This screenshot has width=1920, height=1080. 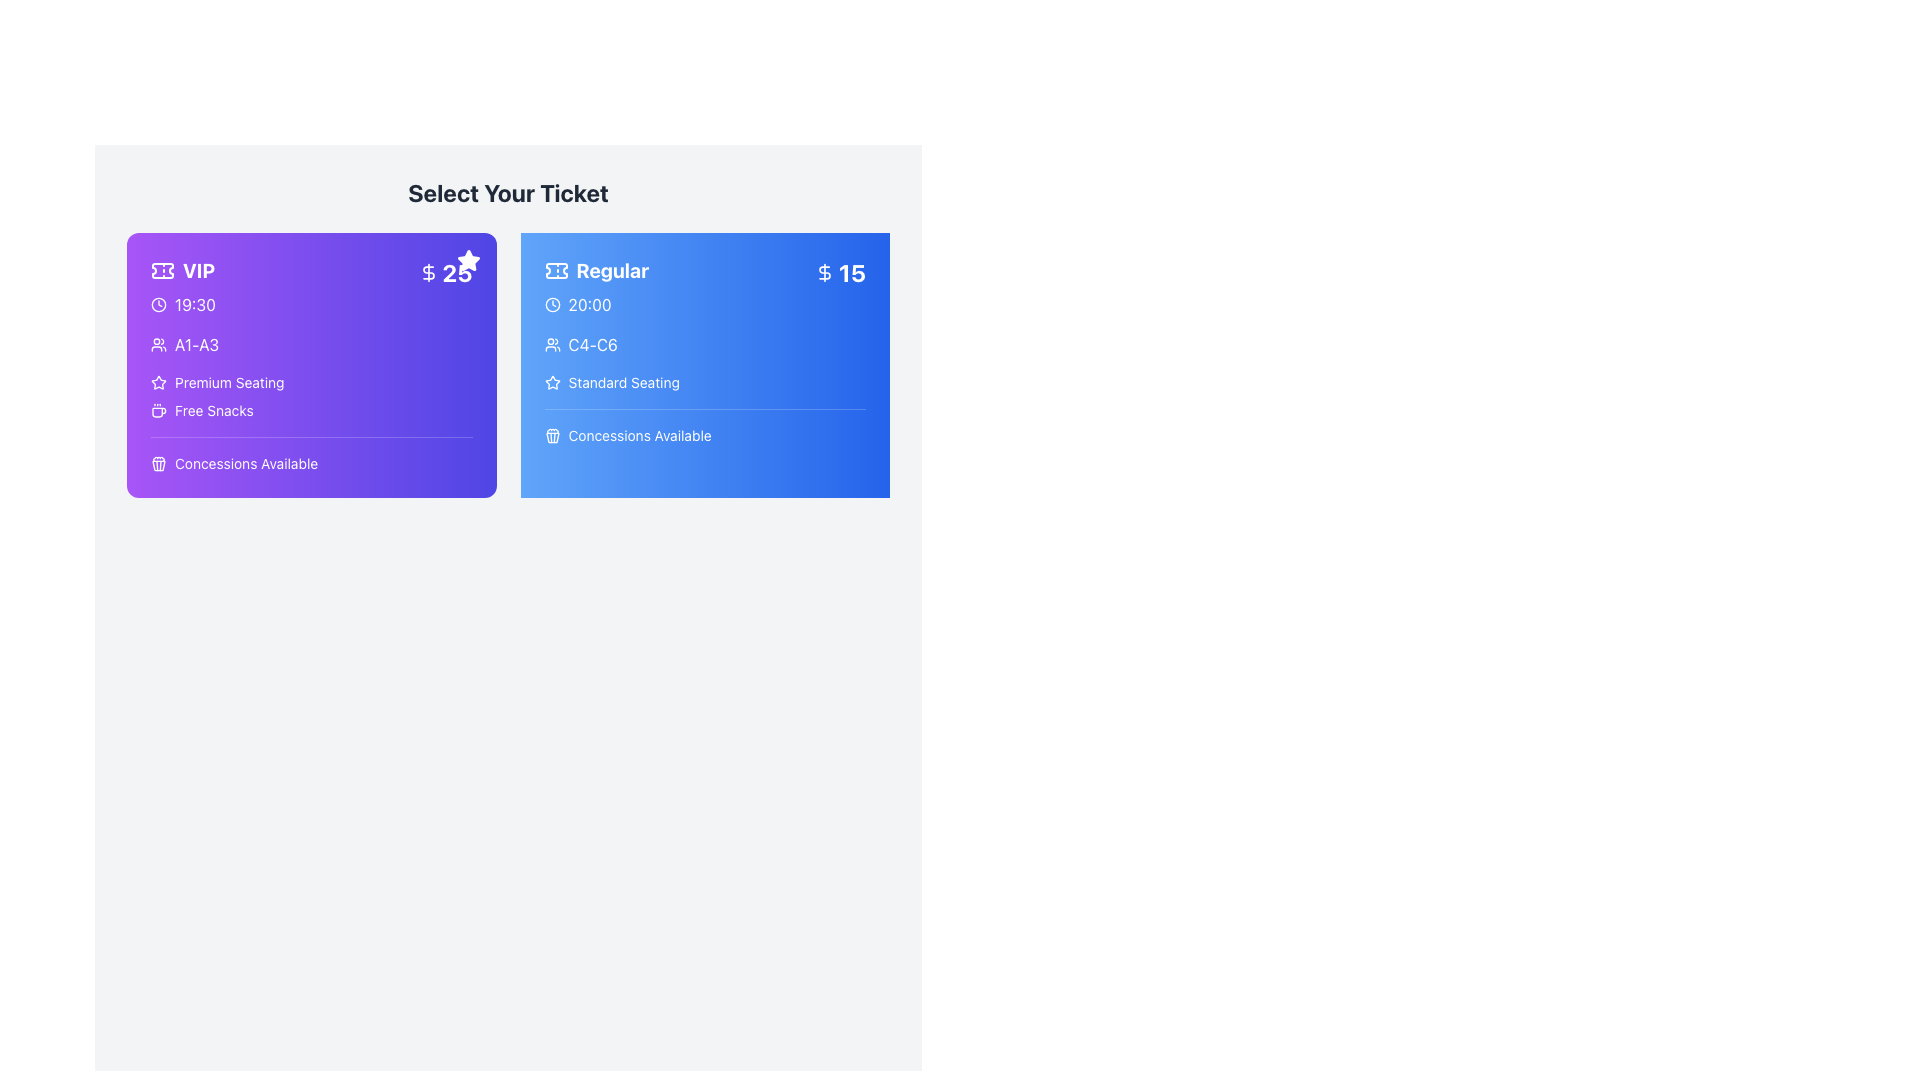 I want to click on the 'Concessions Available' label with the popcorn icon, so click(x=310, y=463).